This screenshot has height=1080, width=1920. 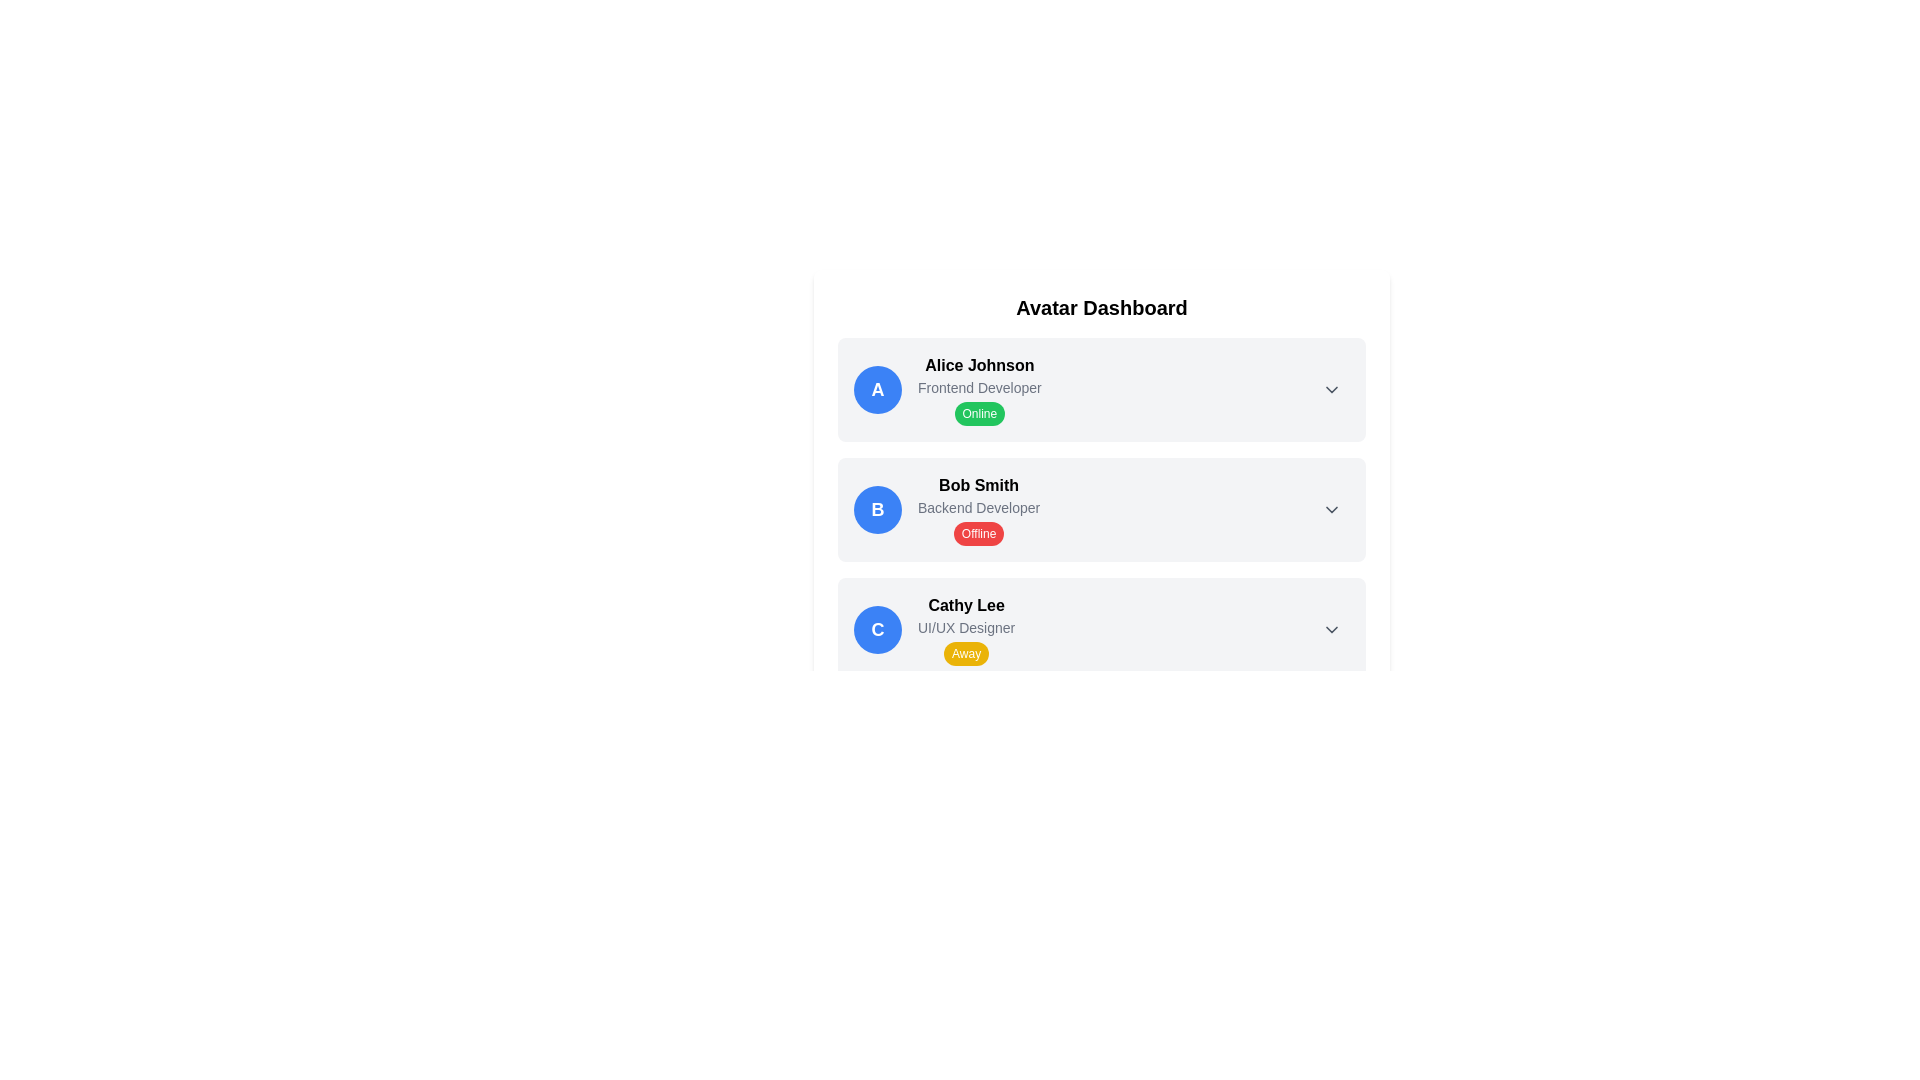 I want to click on the user profile summary card that displays identity and status information, which is the third card in a vertical list of profile cards, so click(x=933, y=628).